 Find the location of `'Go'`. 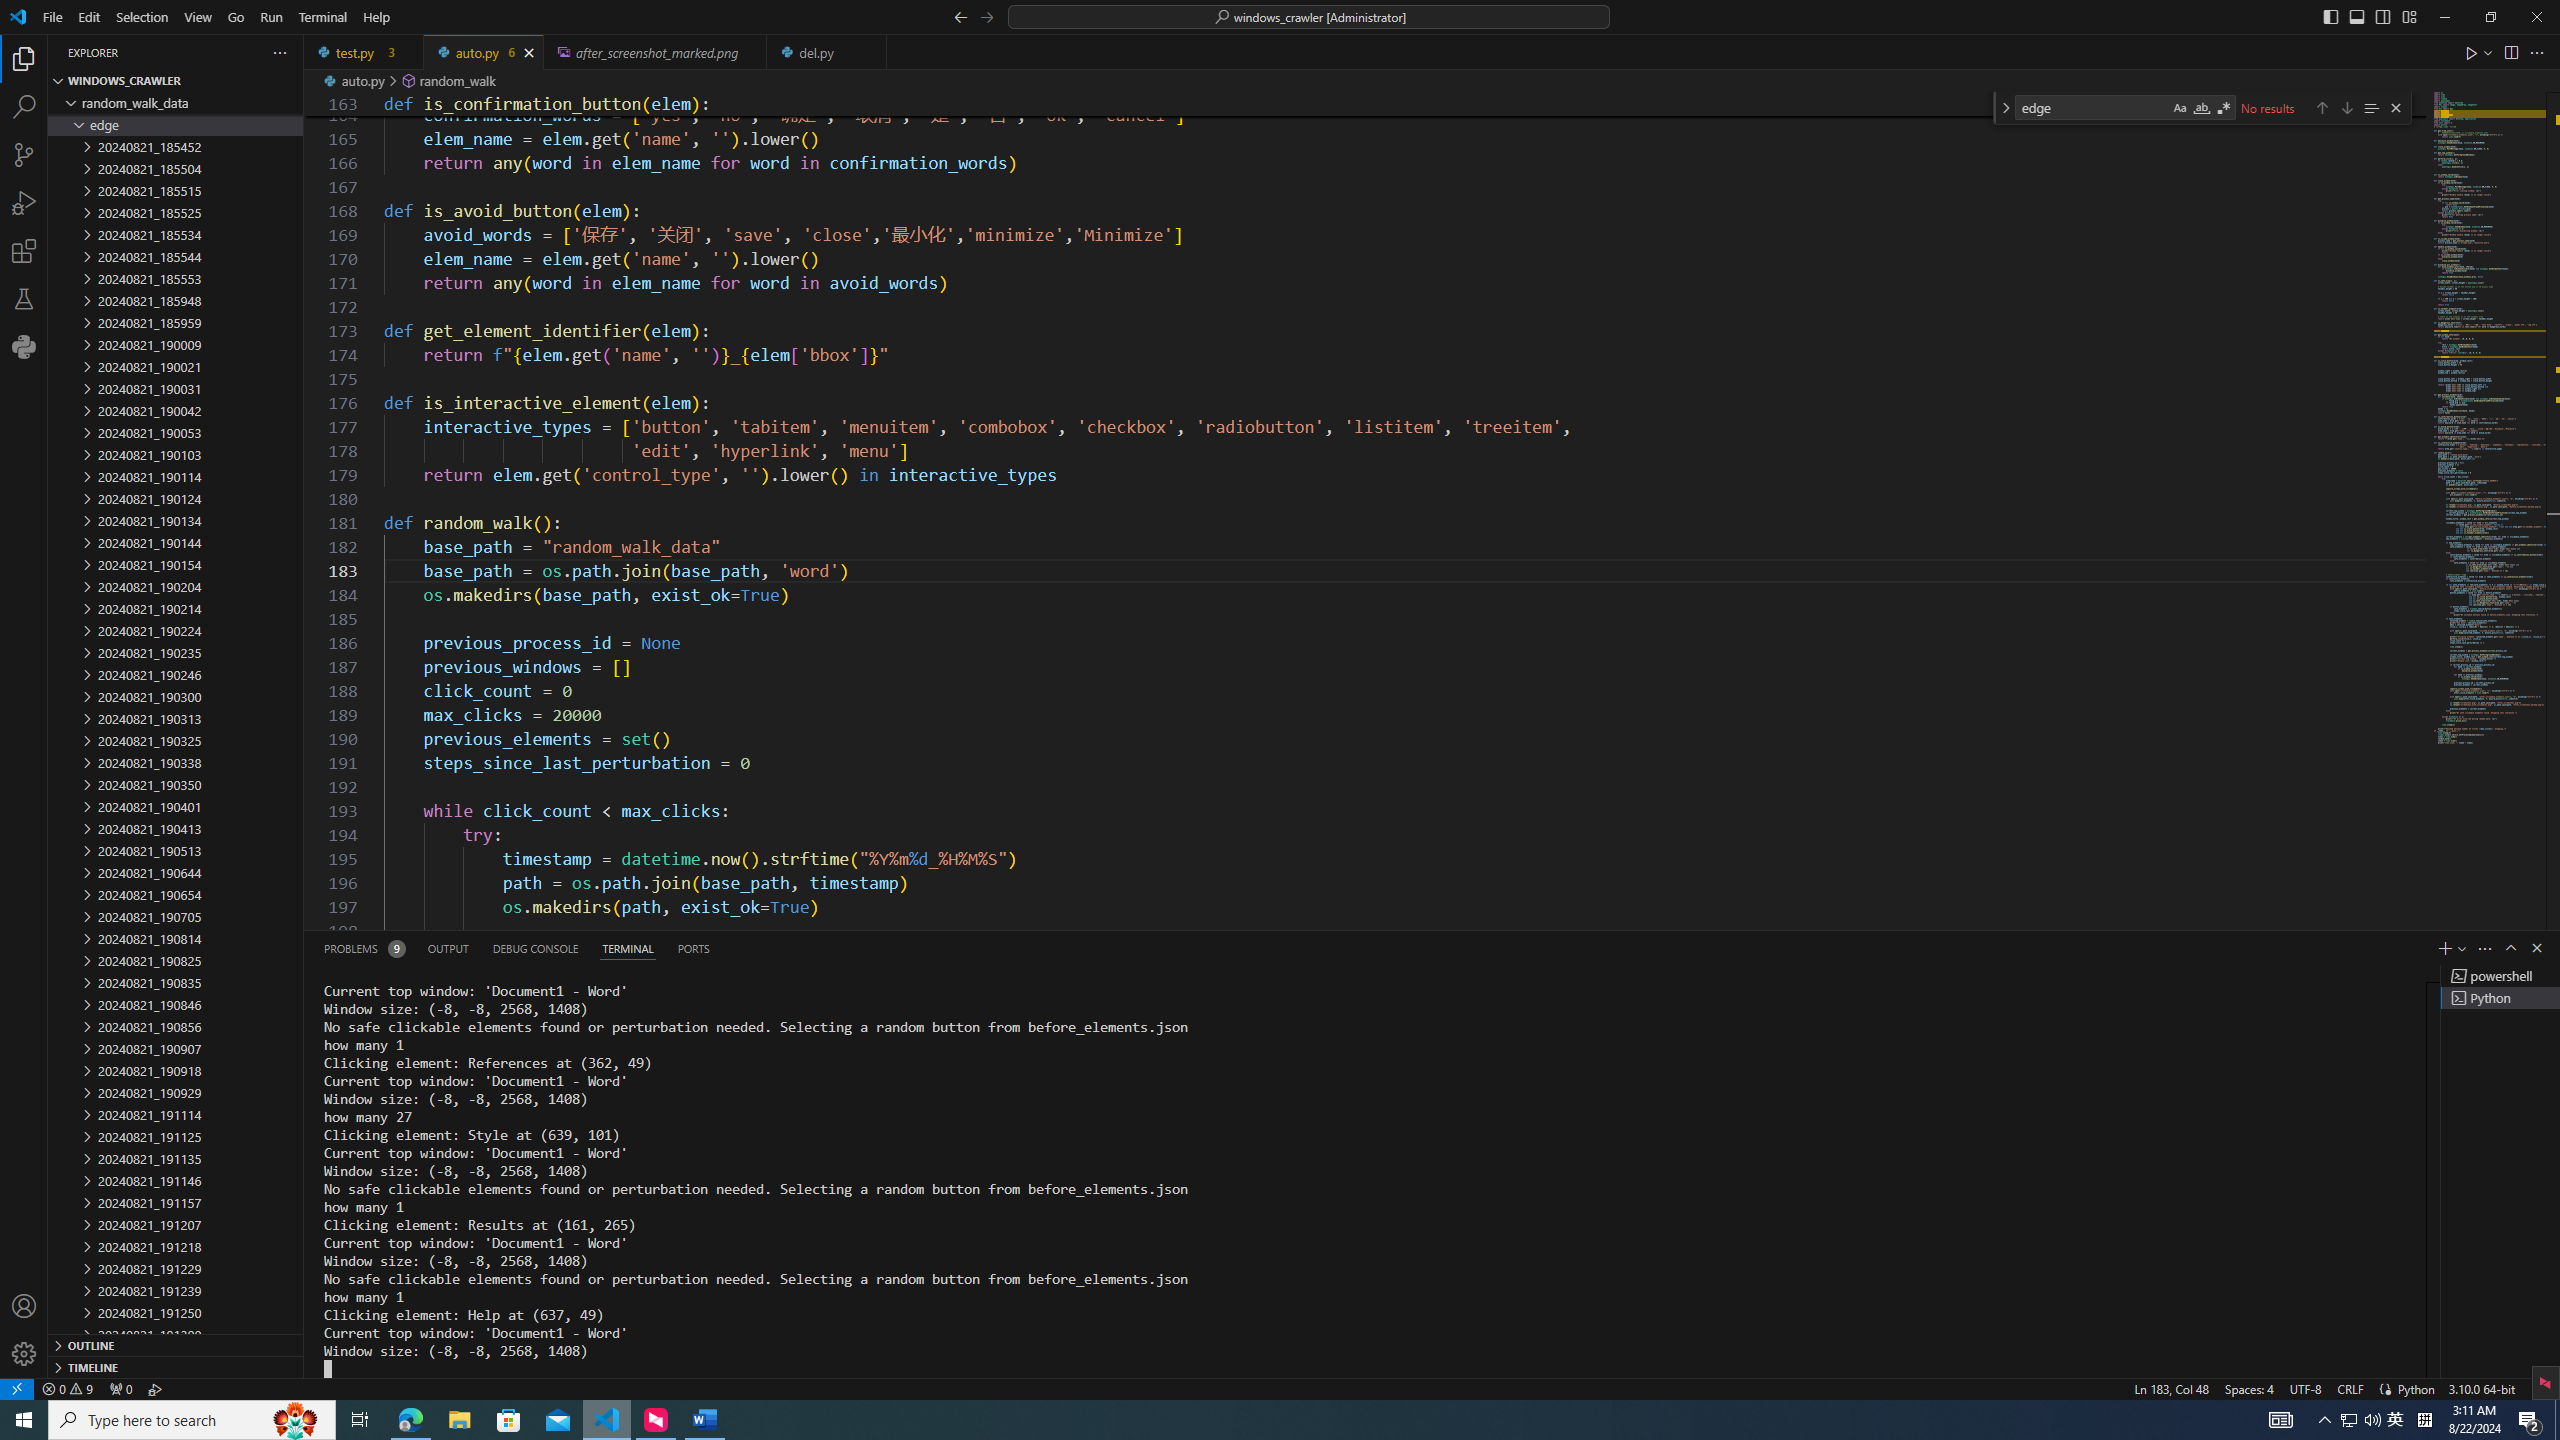

'Go' is located at coordinates (236, 16).